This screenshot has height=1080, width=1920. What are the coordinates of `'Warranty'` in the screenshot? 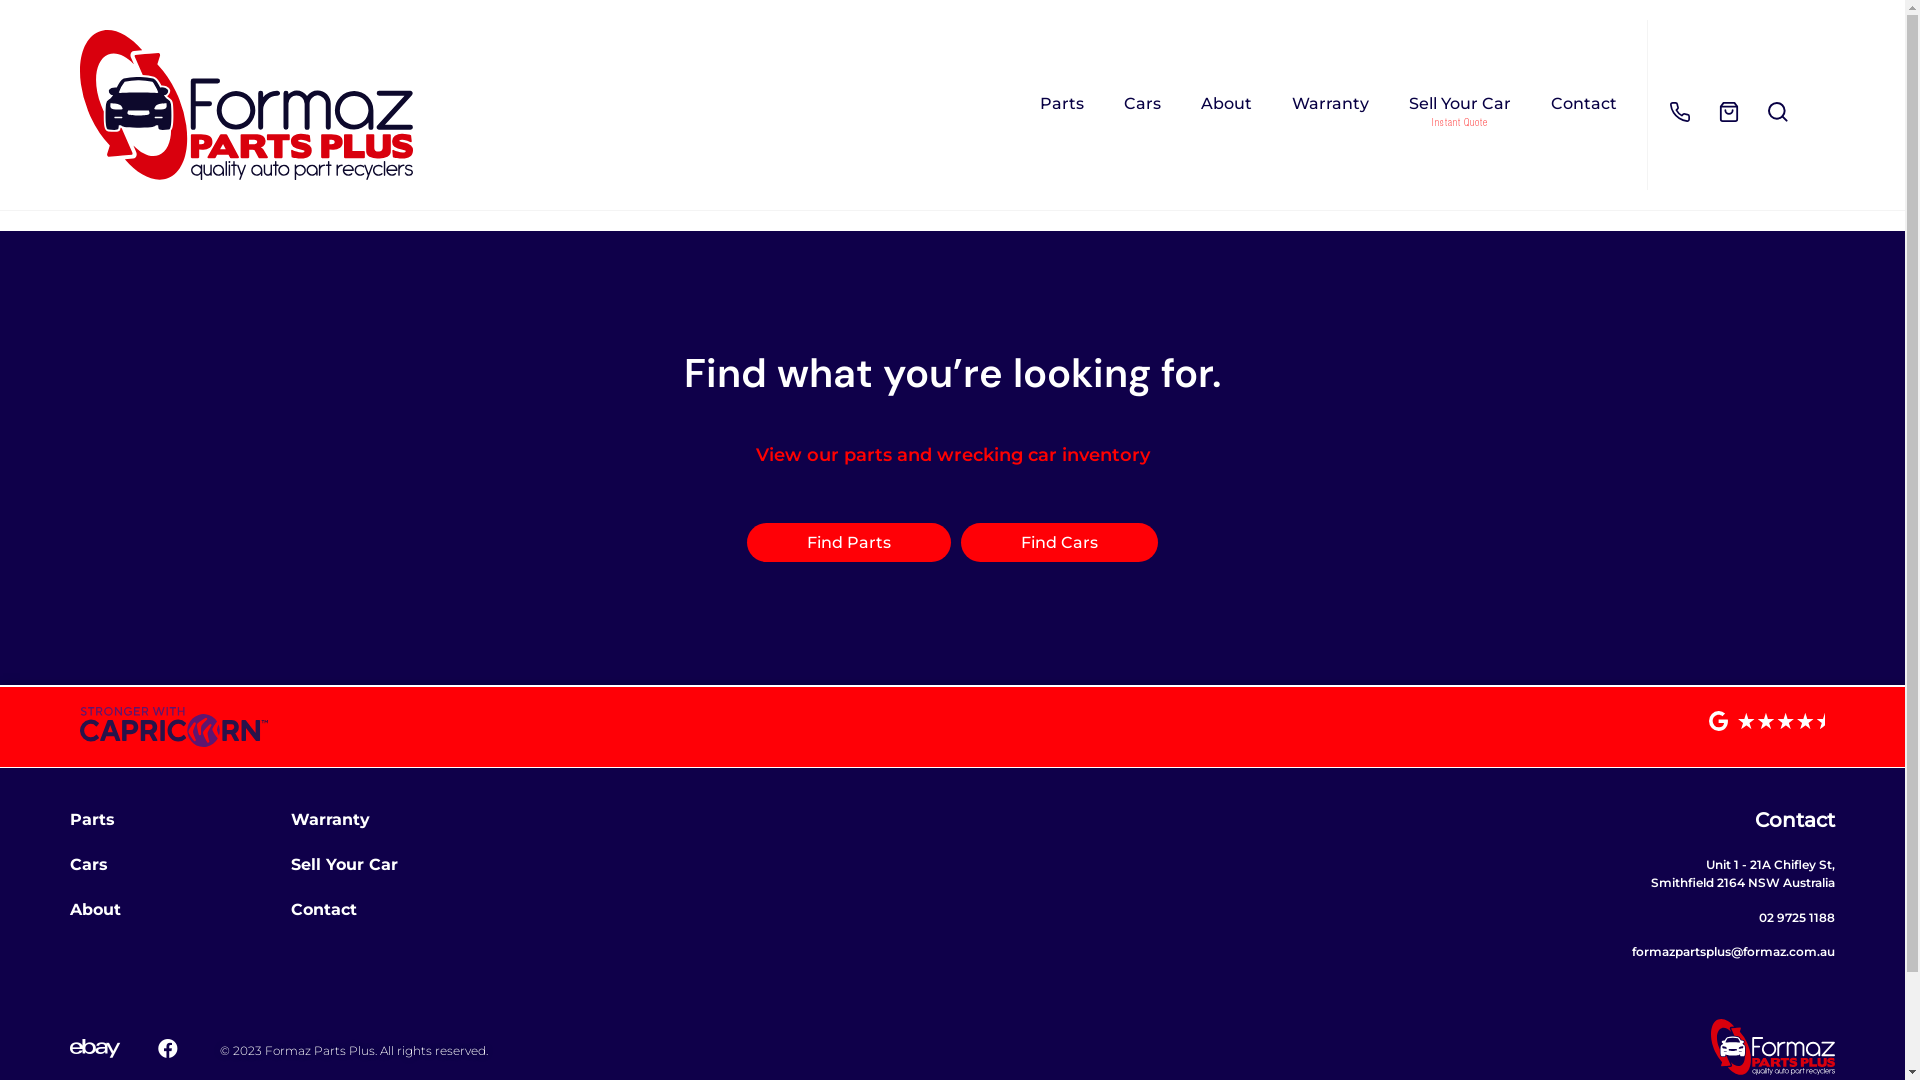 It's located at (330, 819).